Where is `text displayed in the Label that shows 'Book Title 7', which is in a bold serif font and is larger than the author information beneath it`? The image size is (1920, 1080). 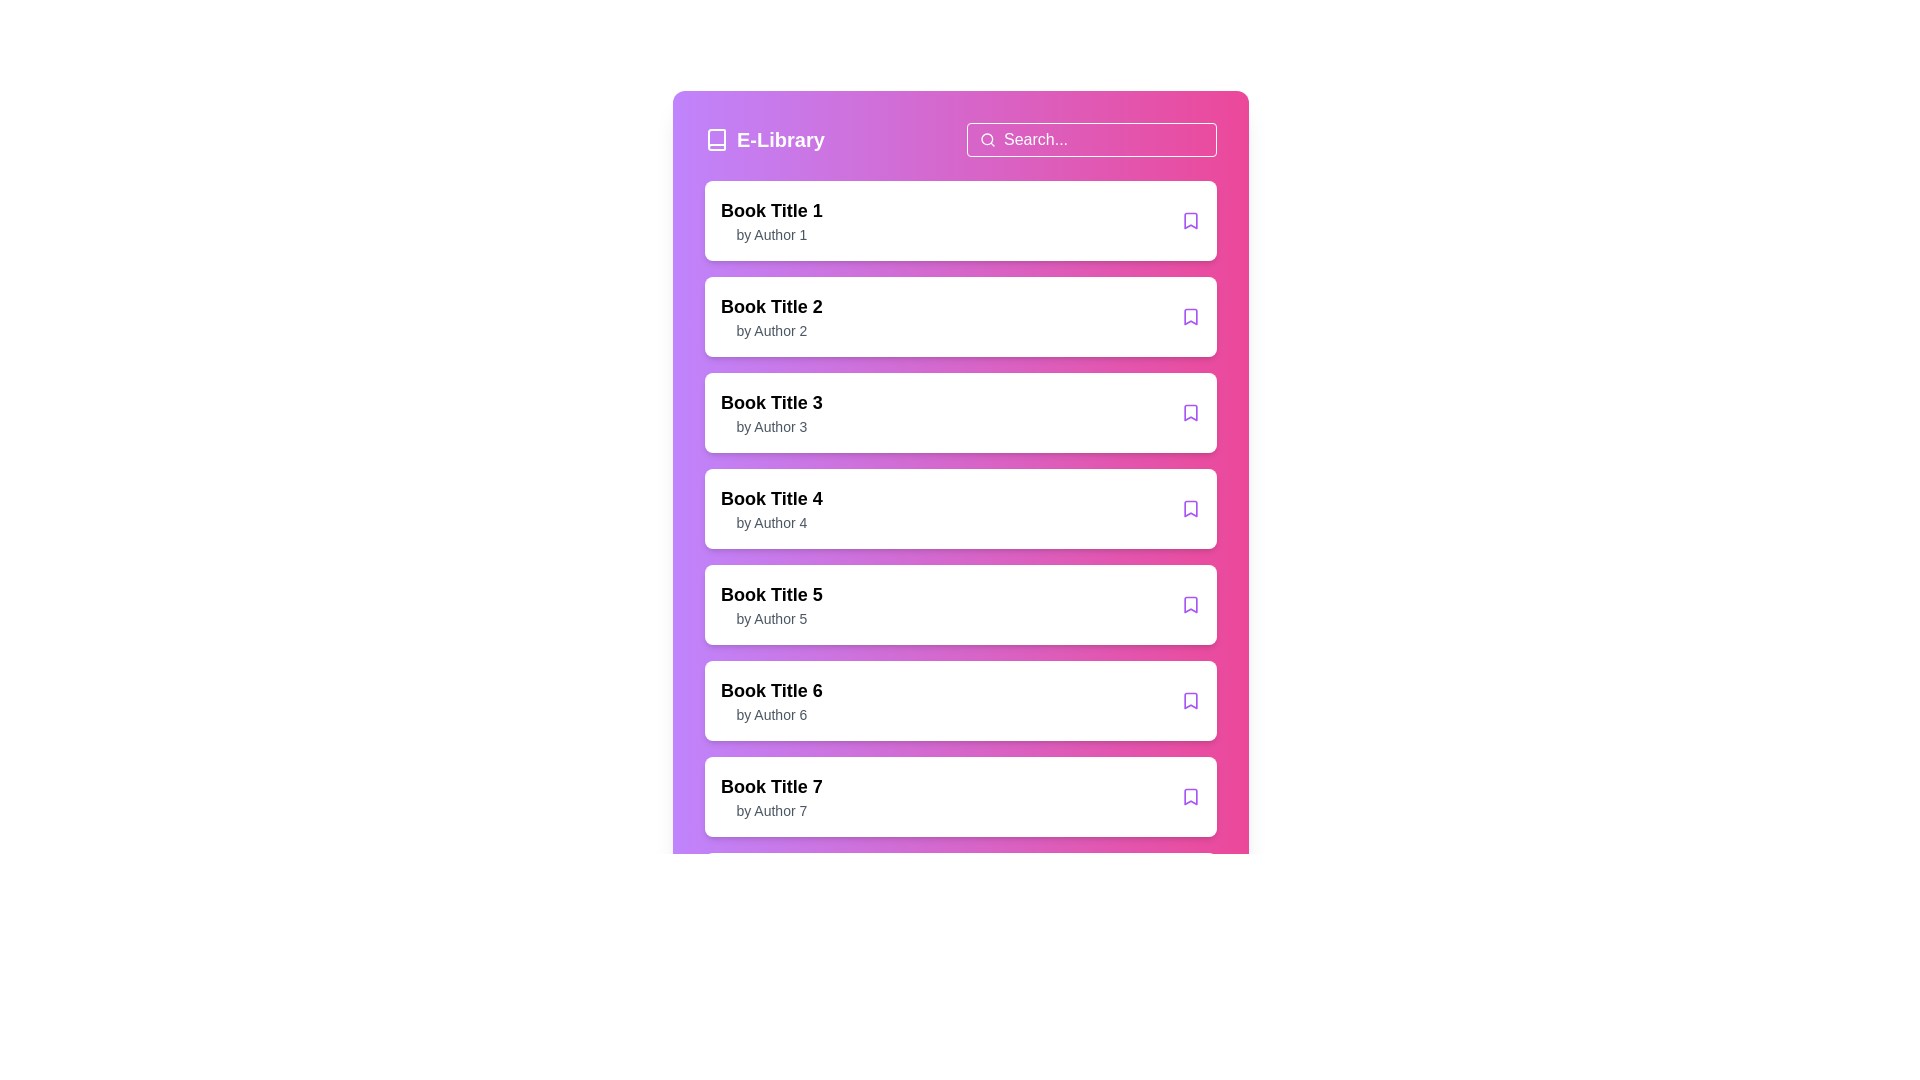
text displayed in the Label that shows 'Book Title 7', which is in a bold serif font and is larger than the author information beneath it is located at coordinates (770, 785).